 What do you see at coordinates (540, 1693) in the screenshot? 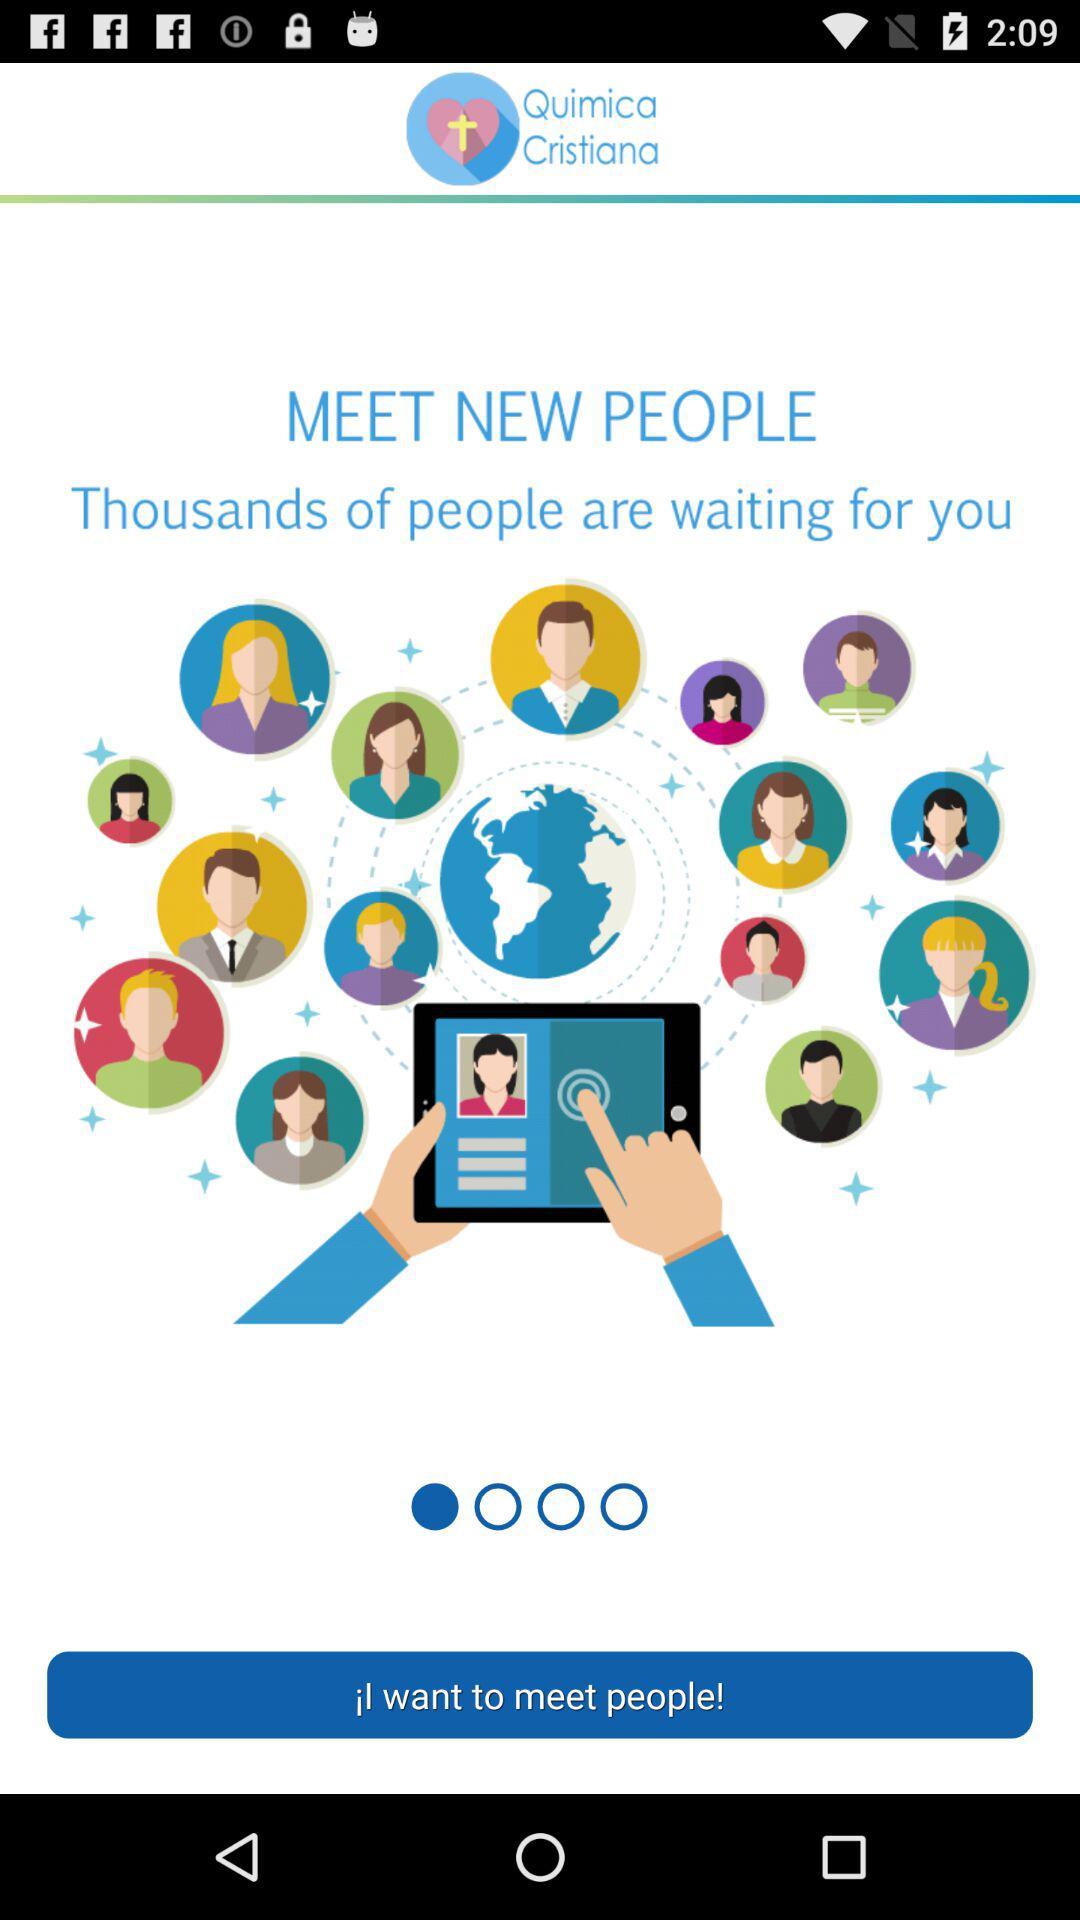
I see `the i want to item` at bounding box center [540, 1693].